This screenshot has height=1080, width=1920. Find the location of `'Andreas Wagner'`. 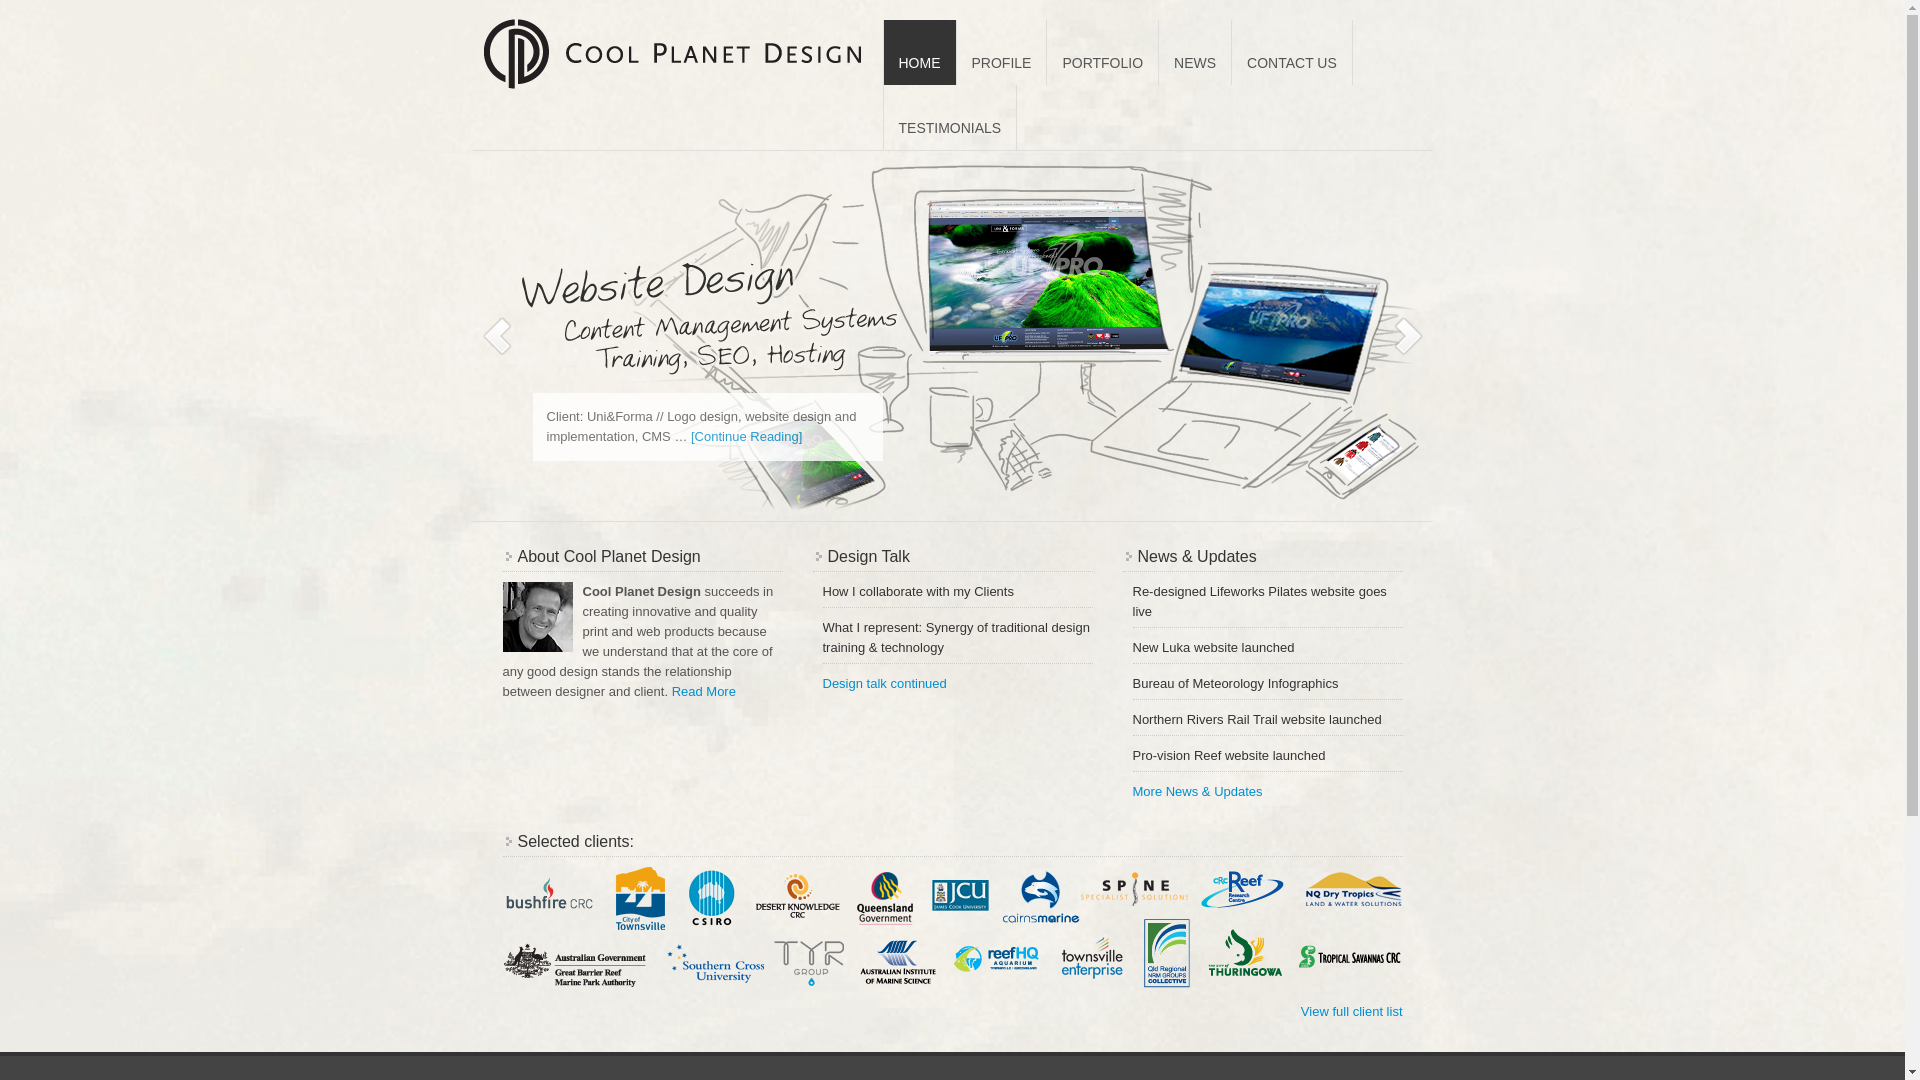

'Andreas Wagner' is located at coordinates (537, 616).